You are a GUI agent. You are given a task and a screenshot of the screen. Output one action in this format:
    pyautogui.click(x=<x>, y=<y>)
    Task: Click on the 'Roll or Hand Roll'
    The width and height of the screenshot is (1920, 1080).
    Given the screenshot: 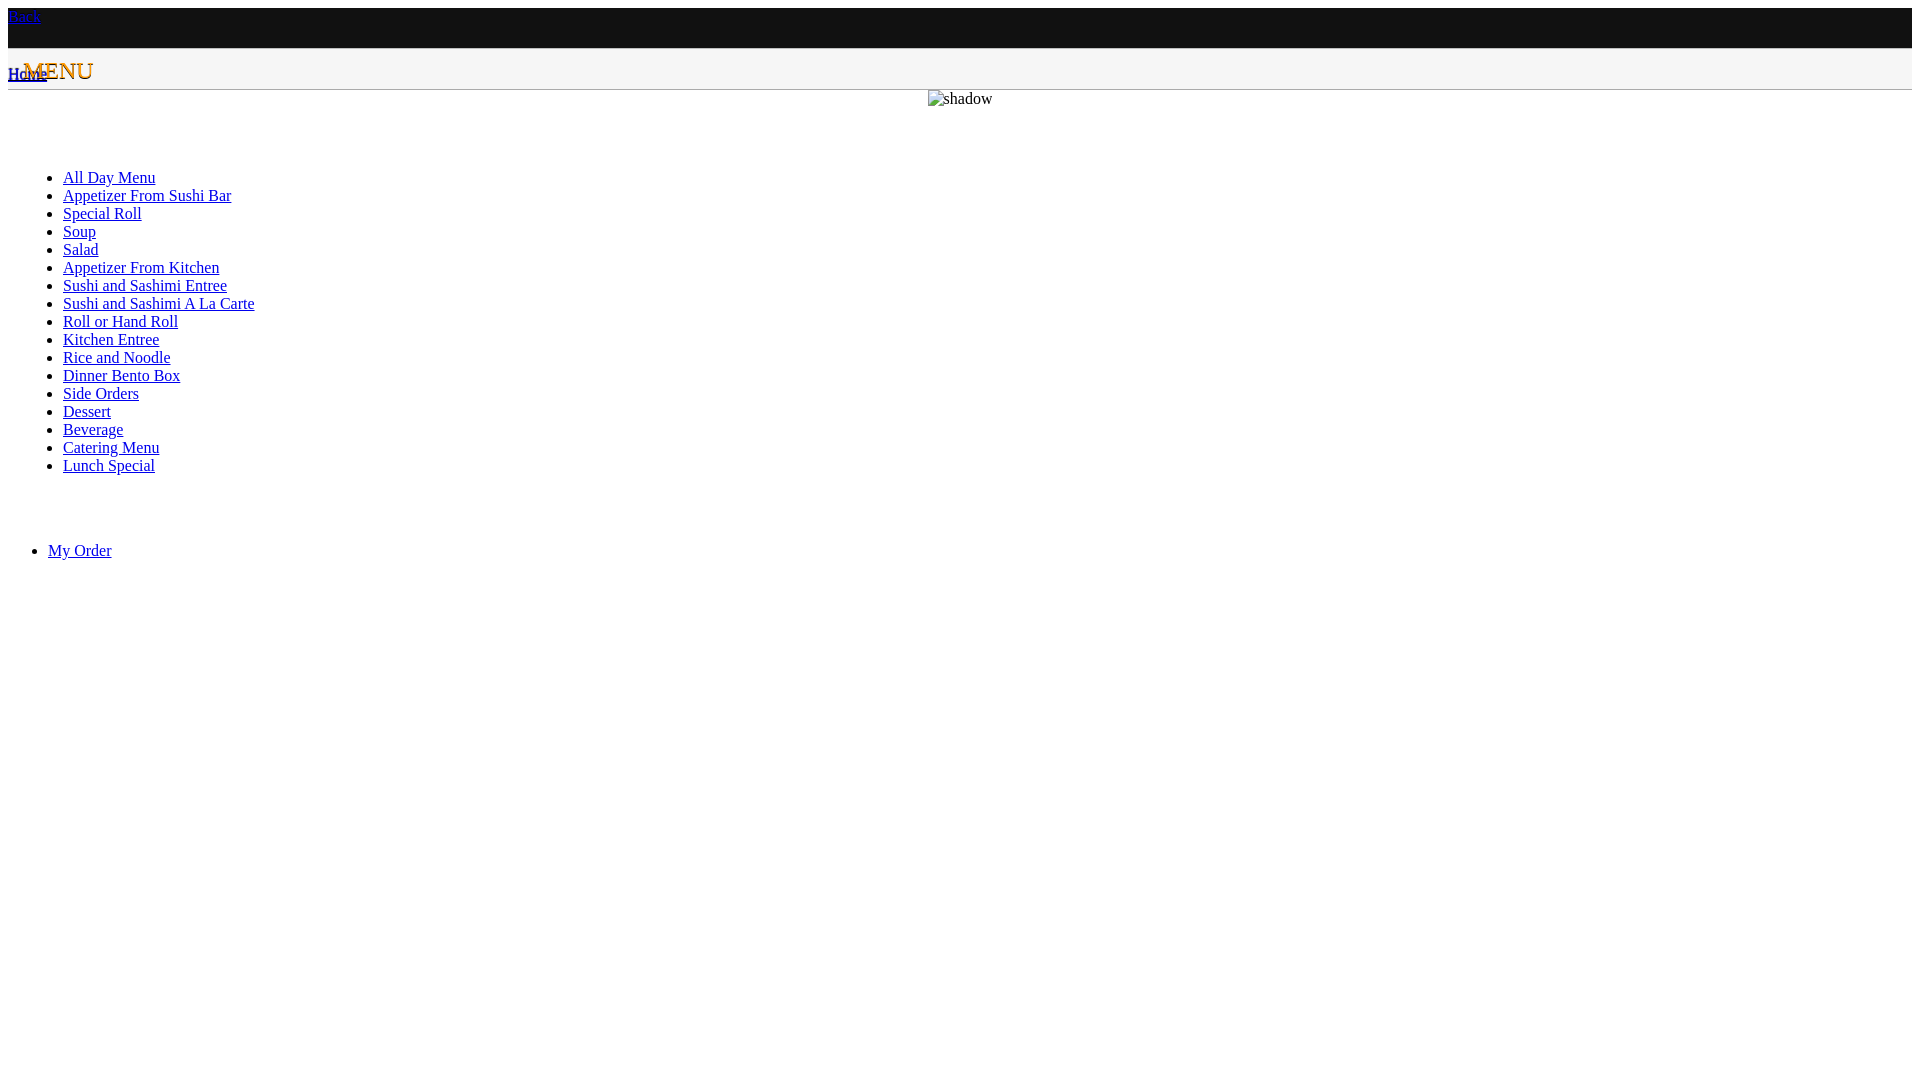 What is the action you would take?
    pyautogui.click(x=119, y=320)
    